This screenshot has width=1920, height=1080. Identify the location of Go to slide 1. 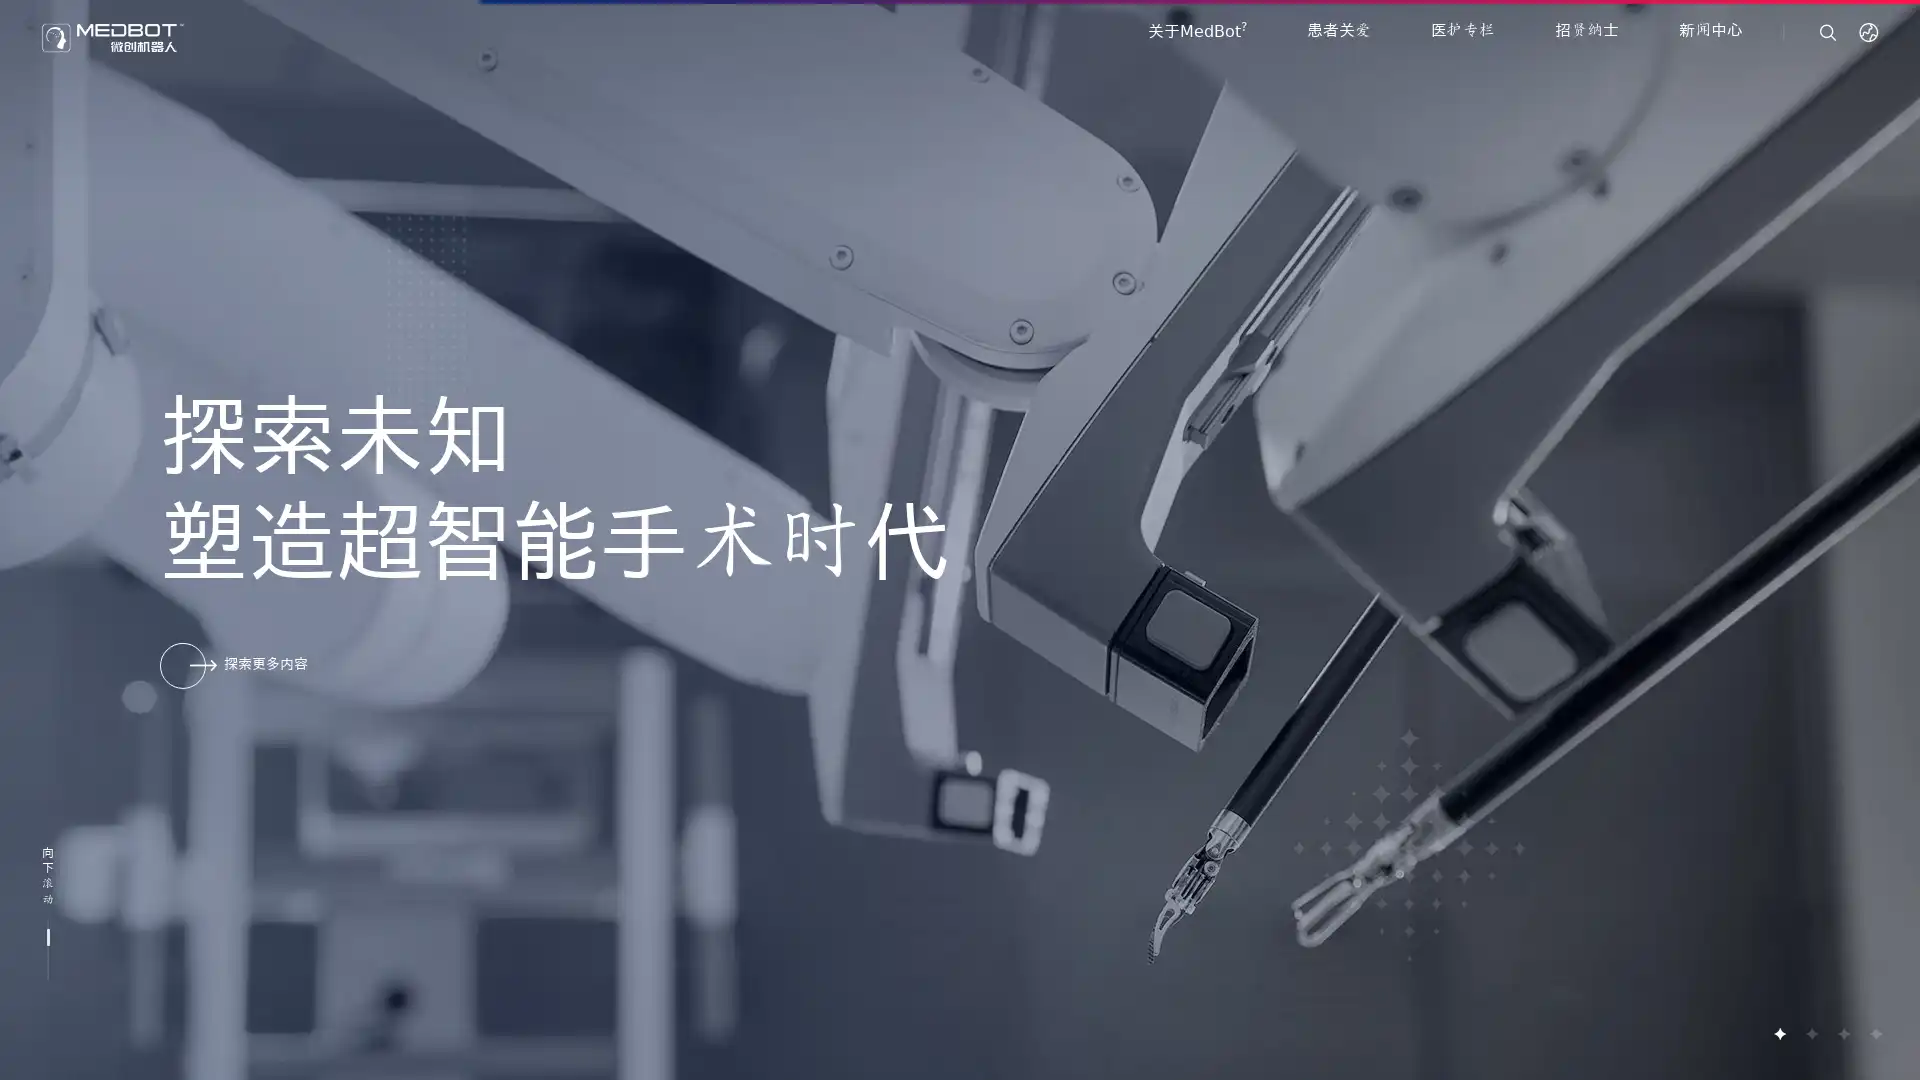
(1779, 1033).